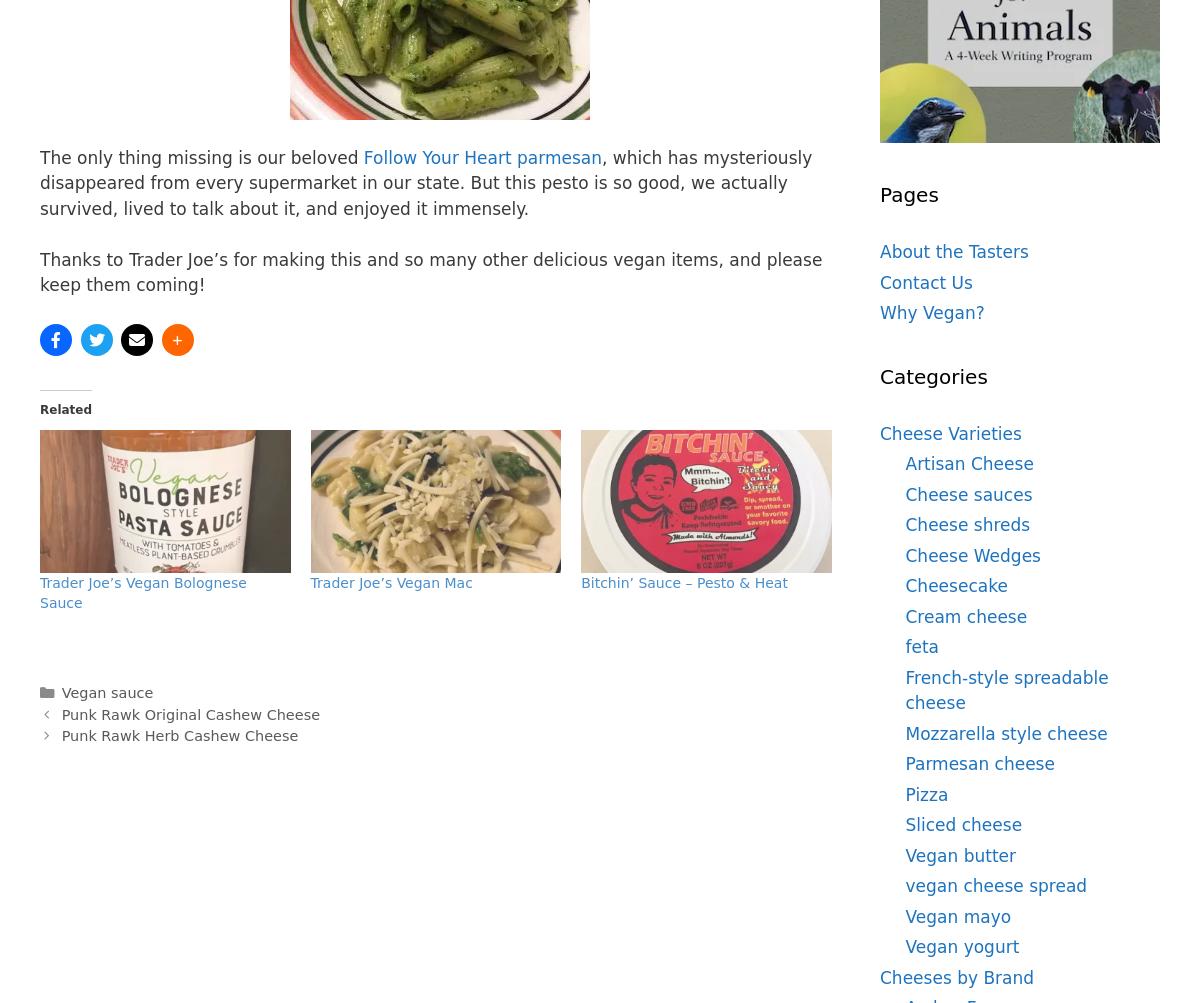 The image size is (1200, 1003). Describe the element at coordinates (905, 824) in the screenshot. I see `'Sliced cheese'` at that location.